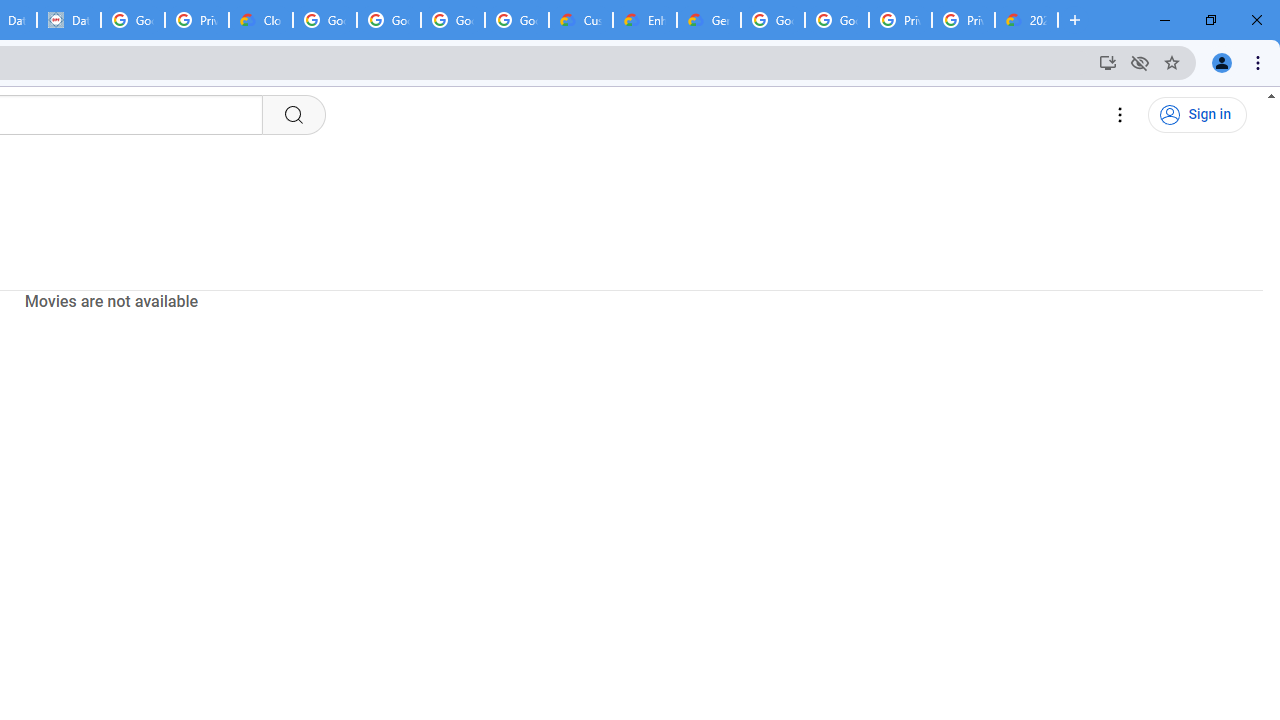  I want to click on 'Install YouTube', so click(1106, 61).